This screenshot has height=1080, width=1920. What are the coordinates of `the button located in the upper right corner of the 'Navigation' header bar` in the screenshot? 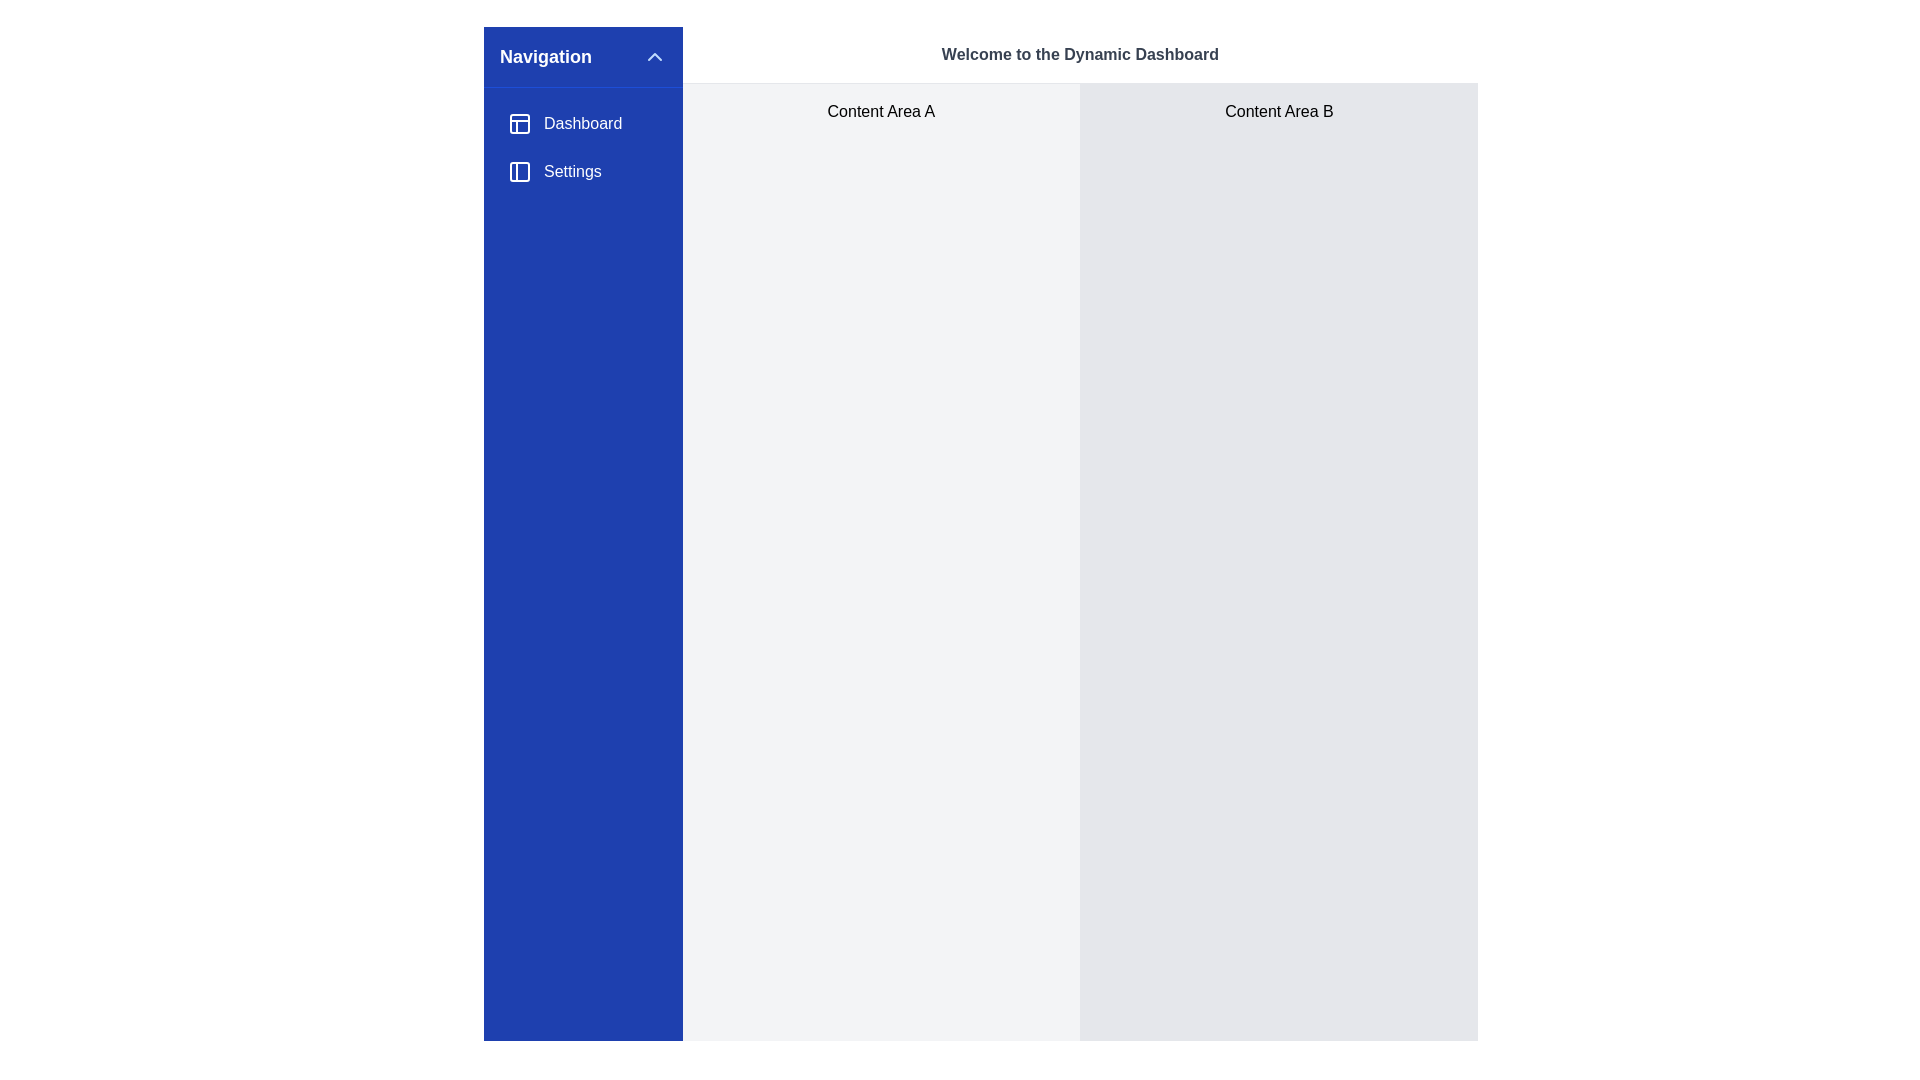 It's located at (654, 56).